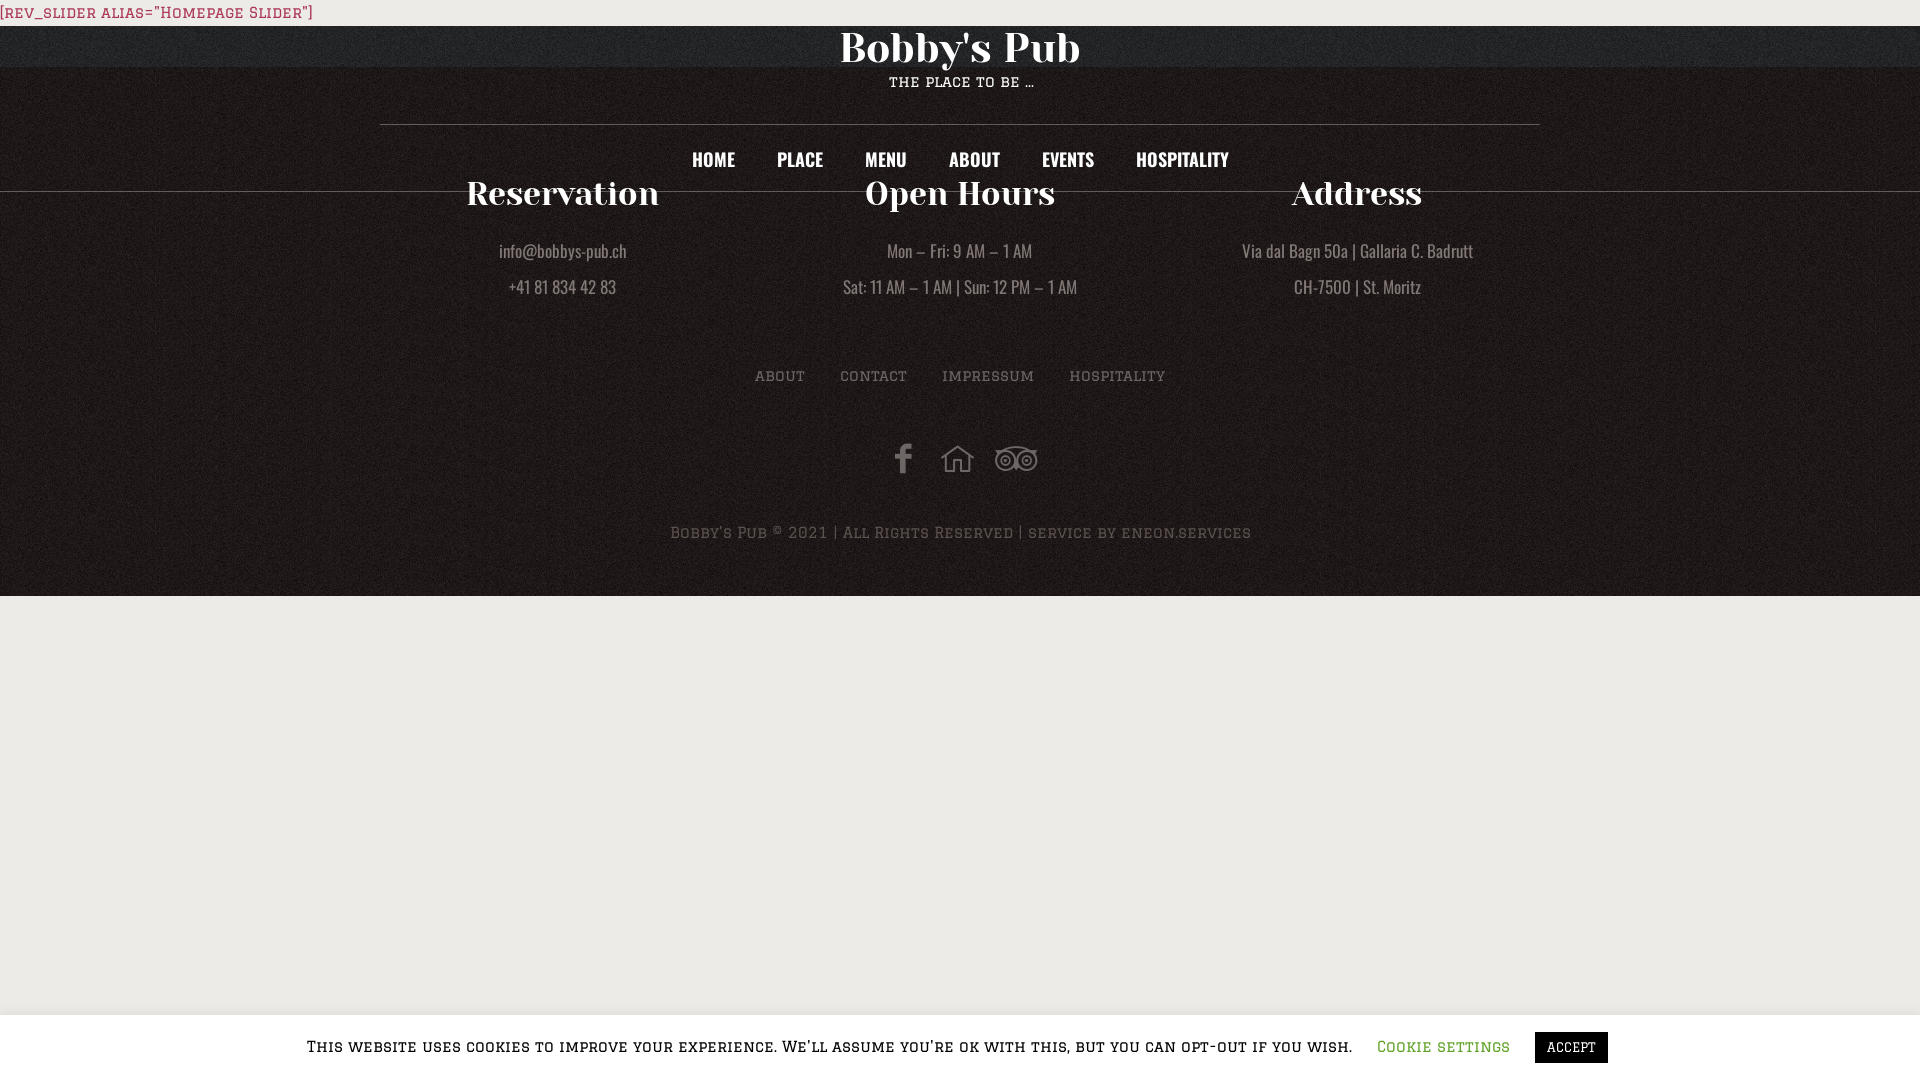  Describe the element at coordinates (1011, 458) in the screenshot. I see `'tripadvisor'` at that location.